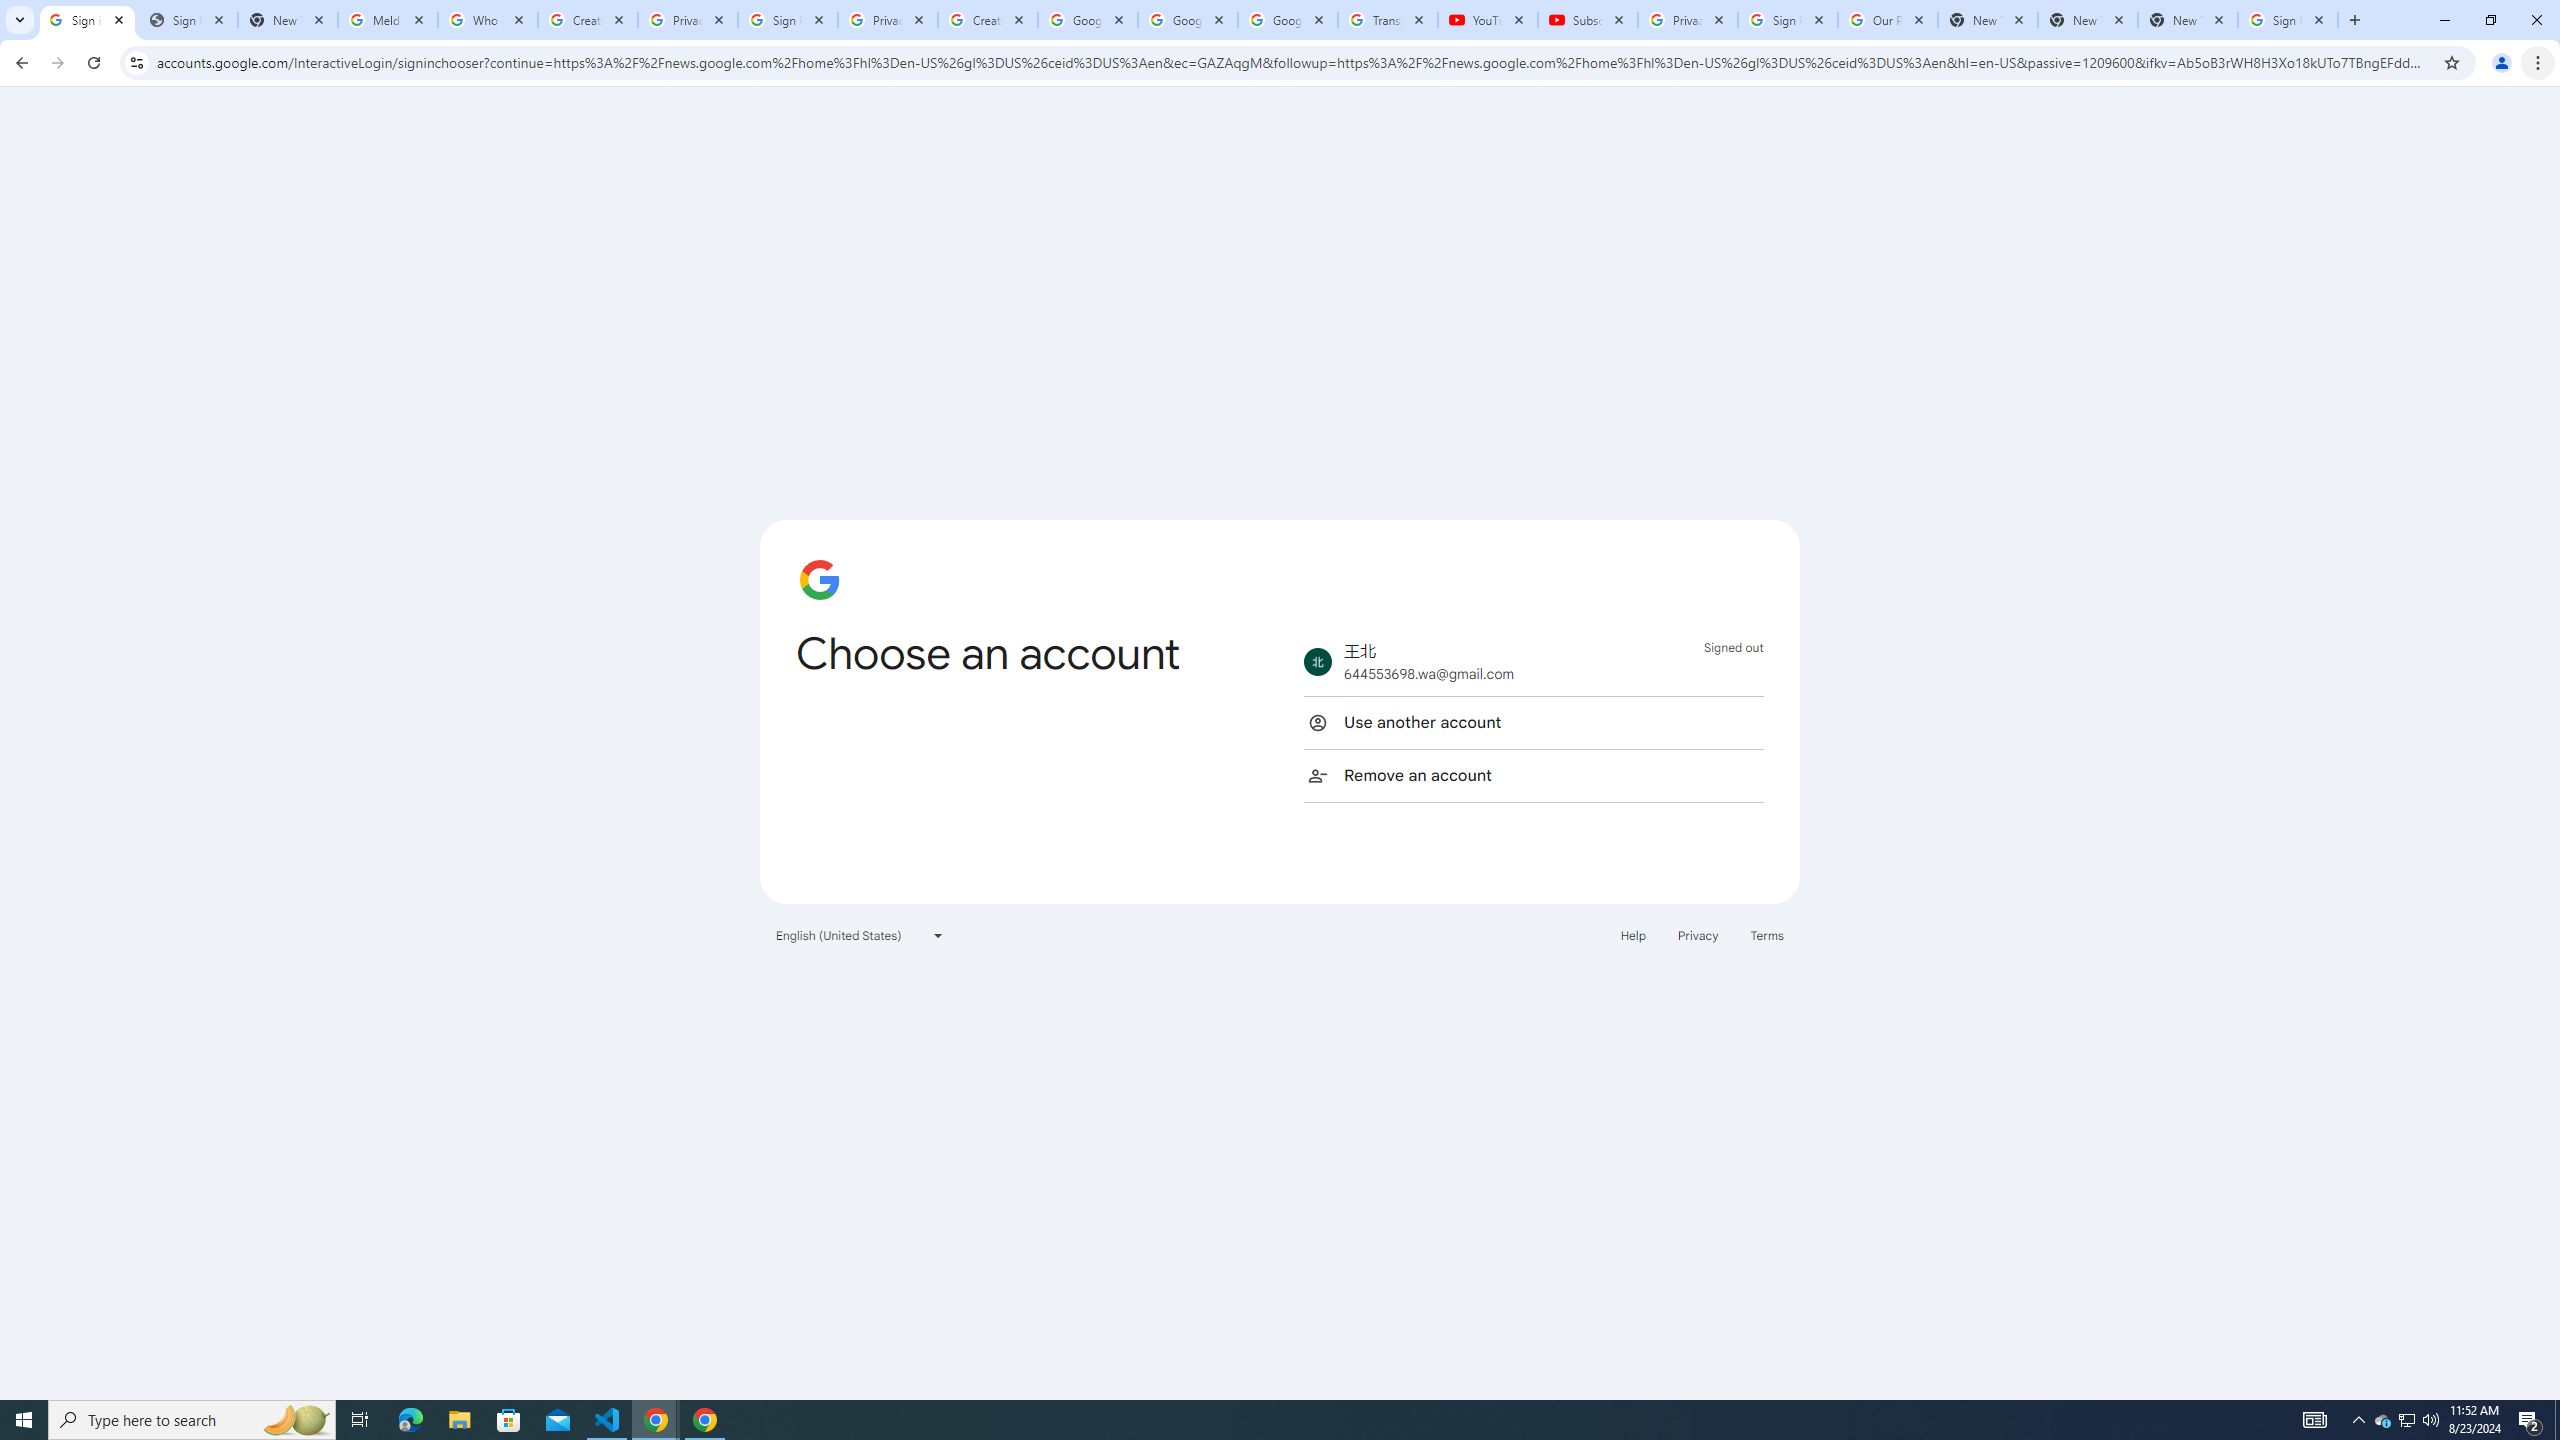 This screenshot has height=1440, width=2560. What do you see at coordinates (1586, 19) in the screenshot?
I see `'Subscriptions - YouTube'` at bounding box center [1586, 19].